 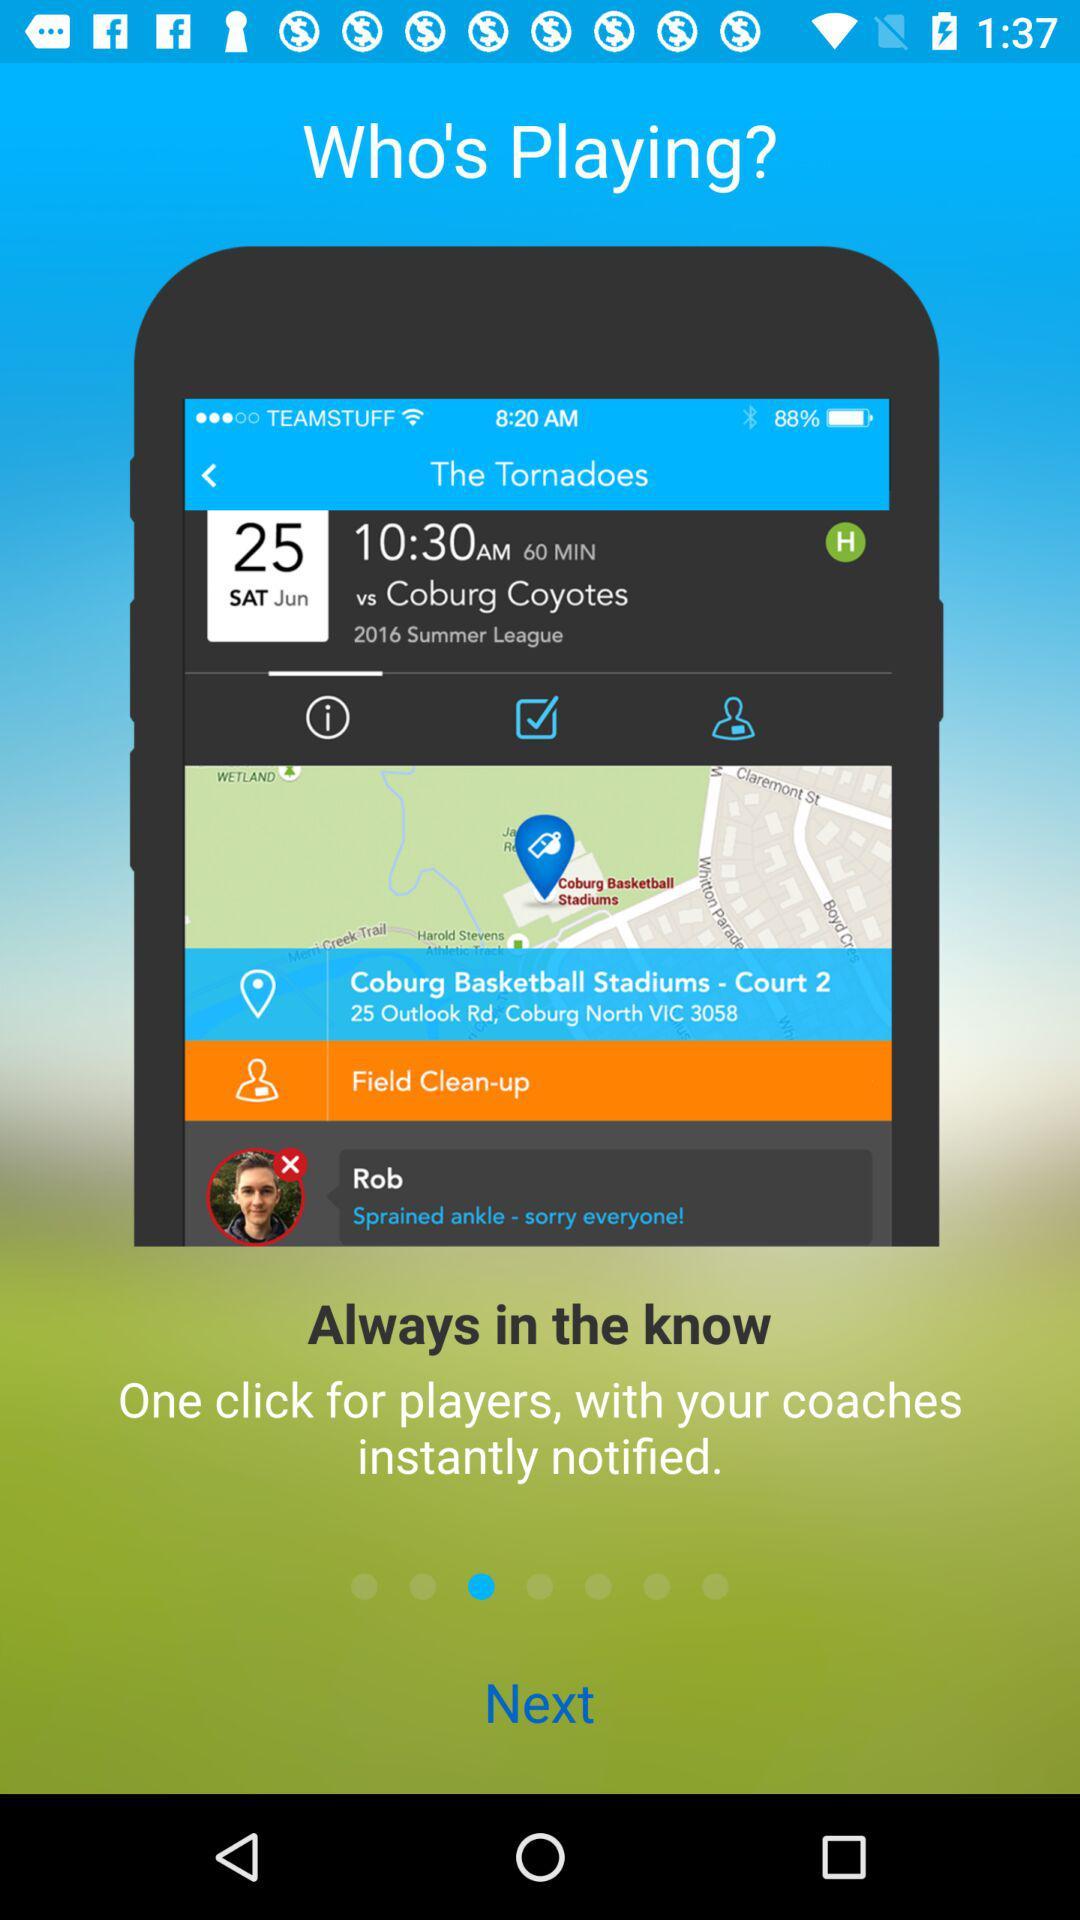 What do you see at coordinates (481, 1585) in the screenshot?
I see `the item above the next item` at bounding box center [481, 1585].